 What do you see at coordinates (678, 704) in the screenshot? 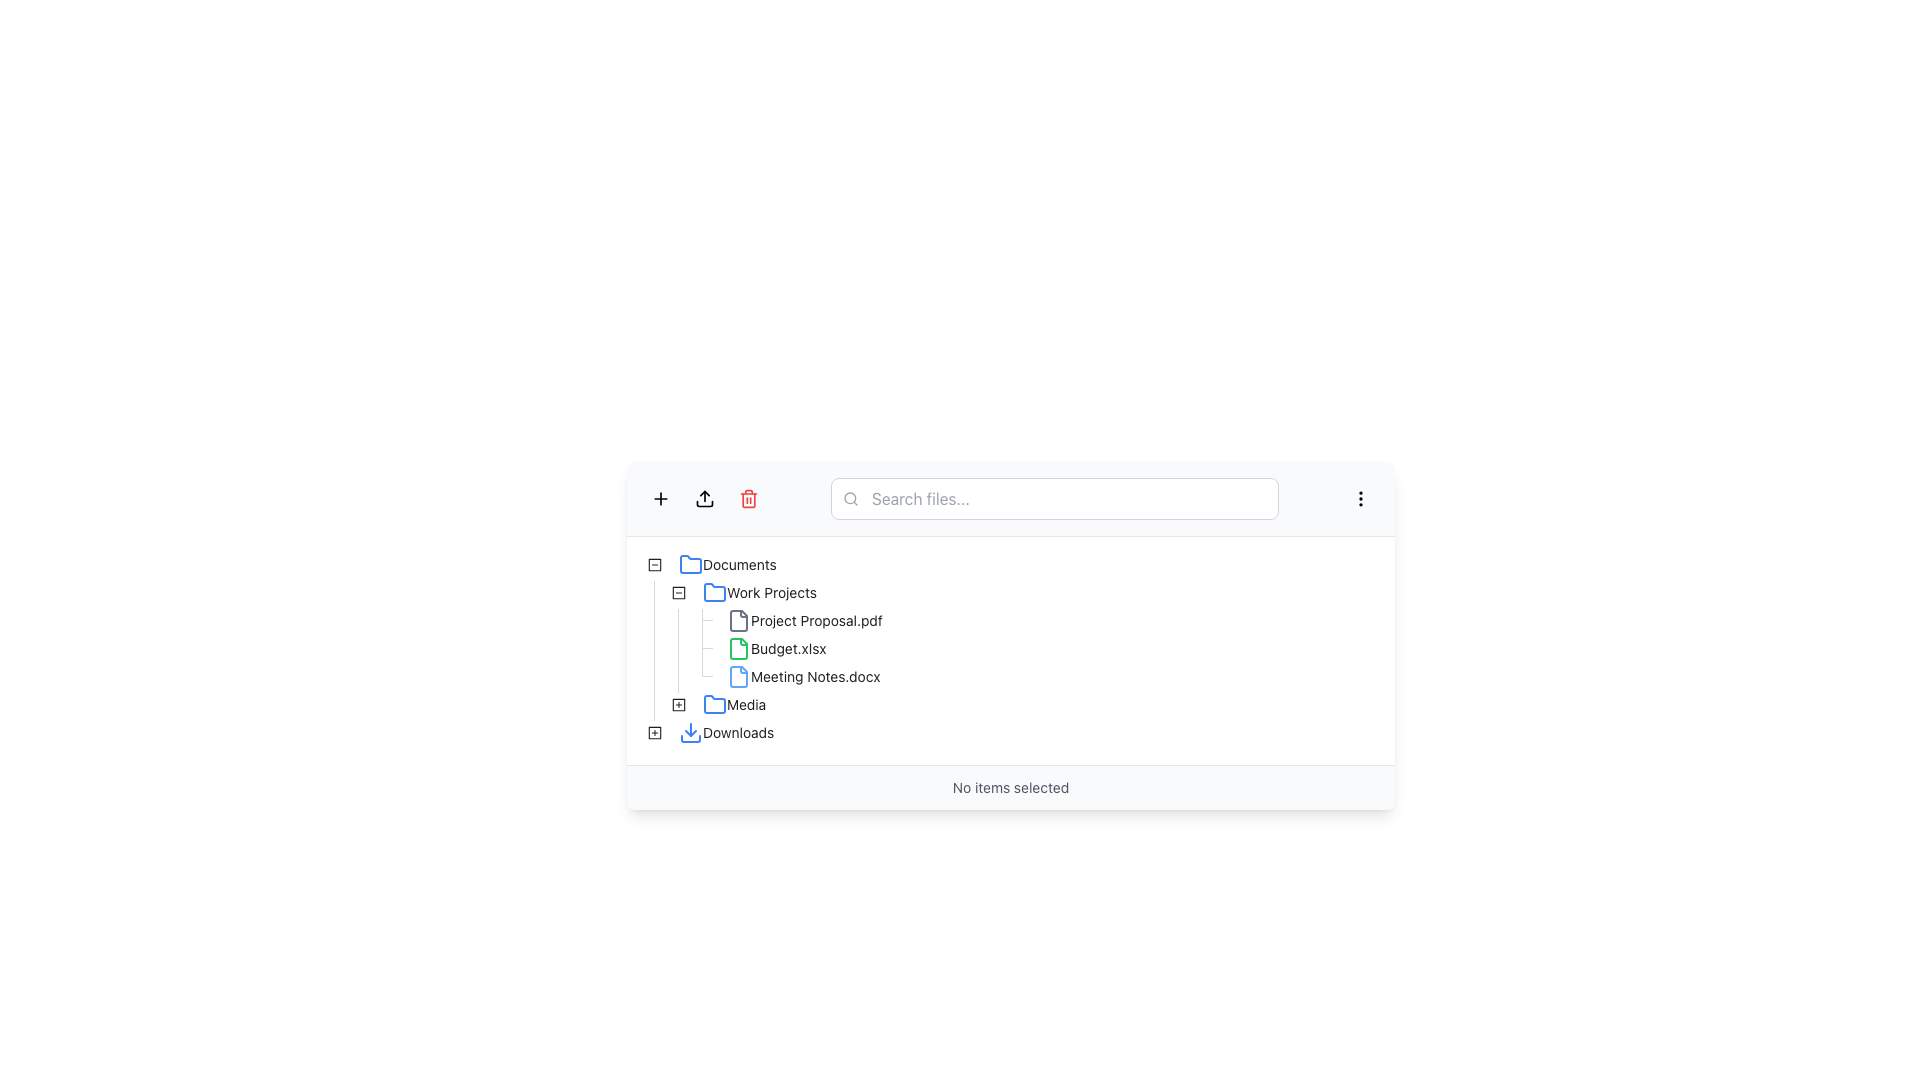
I see `the button` at bounding box center [678, 704].